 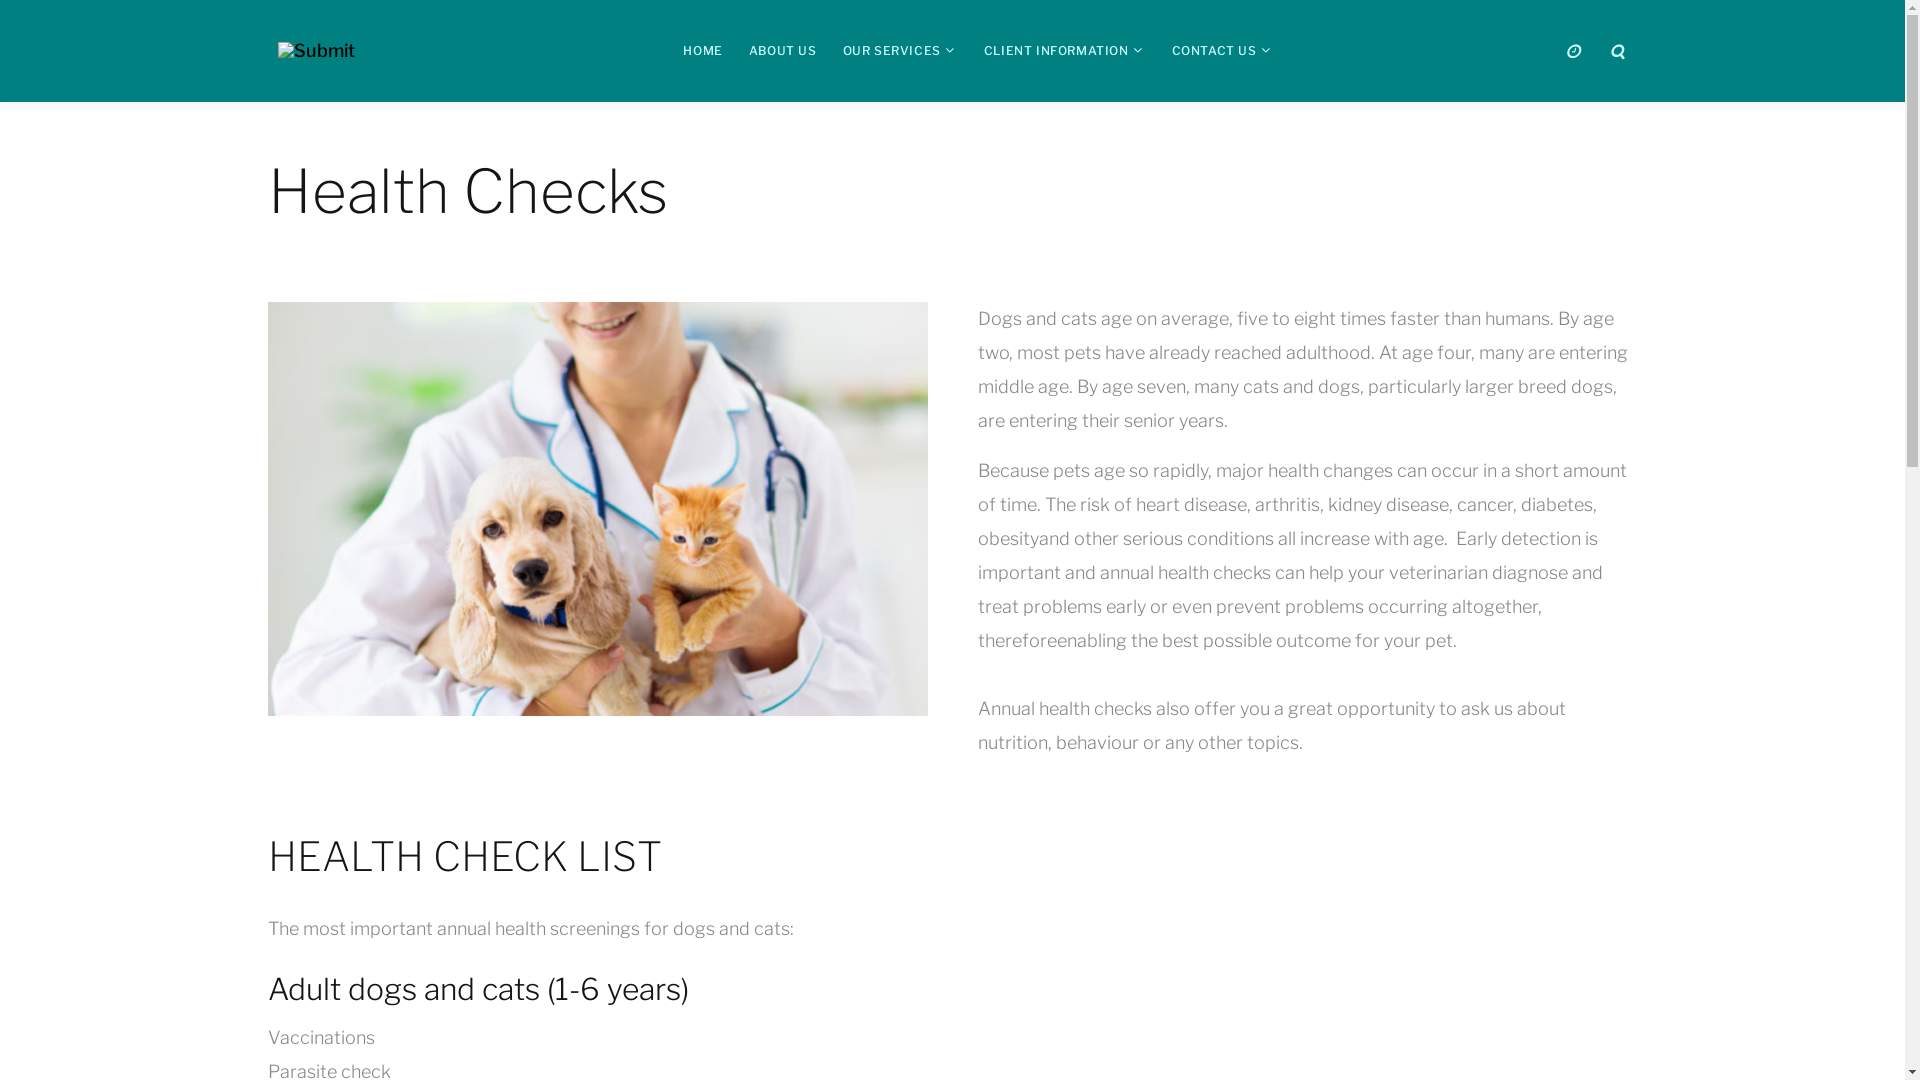 What do you see at coordinates (1055, 49) in the screenshot?
I see `'CLIENT INFORMATION'` at bounding box center [1055, 49].